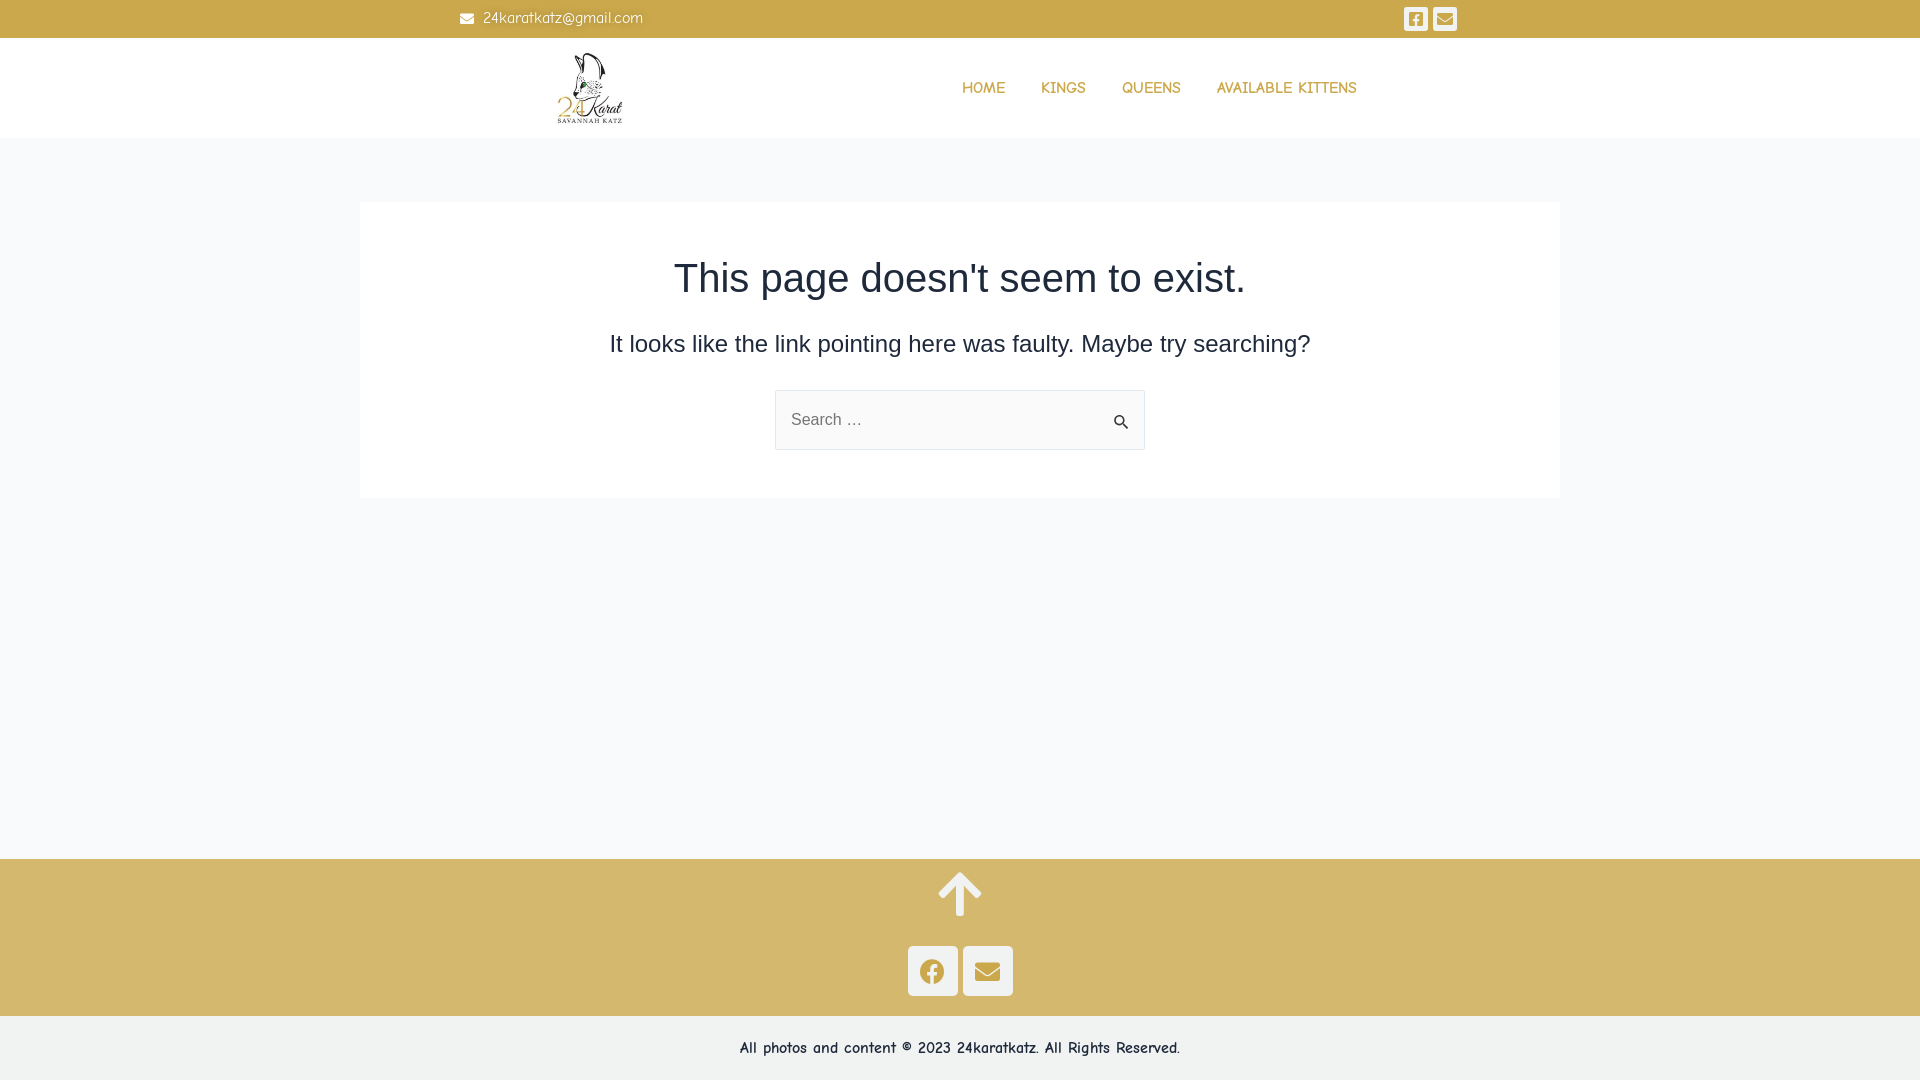  Describe the element at coordinates (708, 19) in the screenshot. I see `'24karatkatz@gmail.com'` at that location.